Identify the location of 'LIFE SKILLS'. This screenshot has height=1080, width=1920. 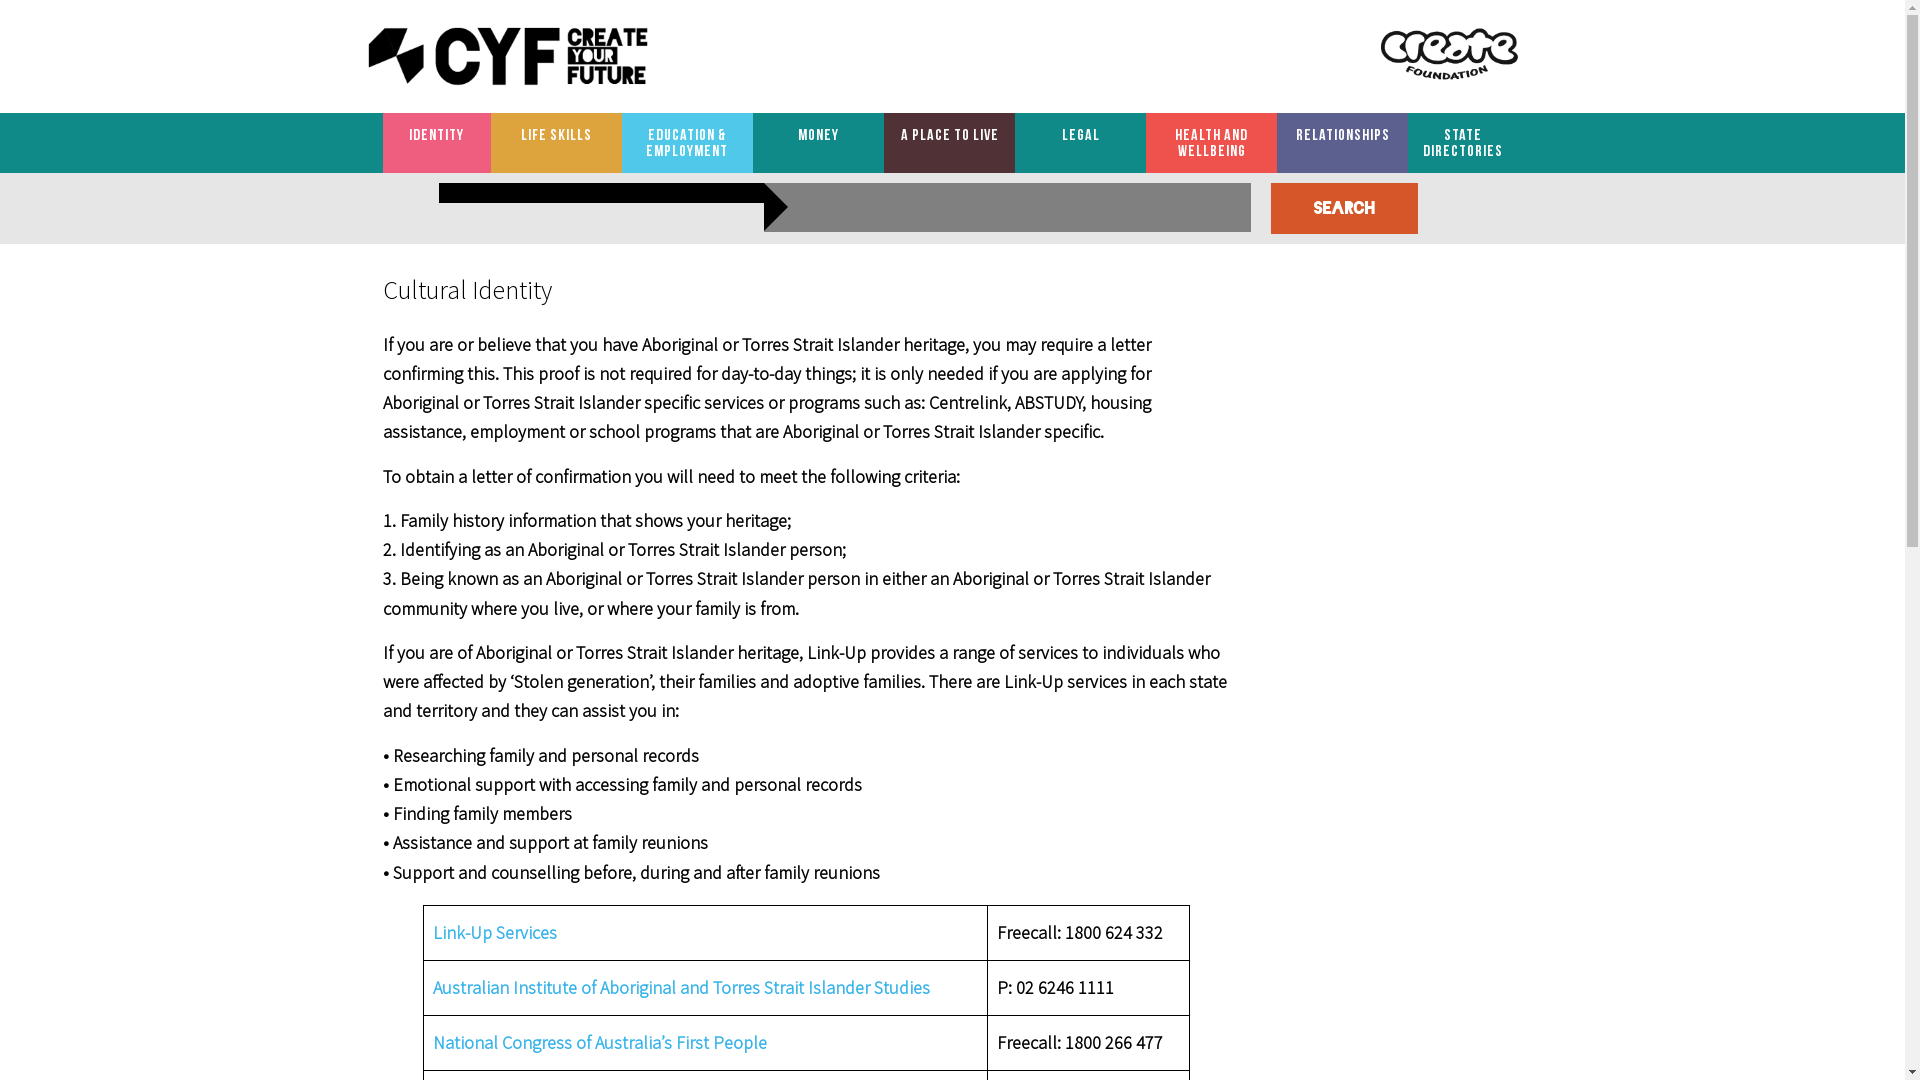
(556, 135).